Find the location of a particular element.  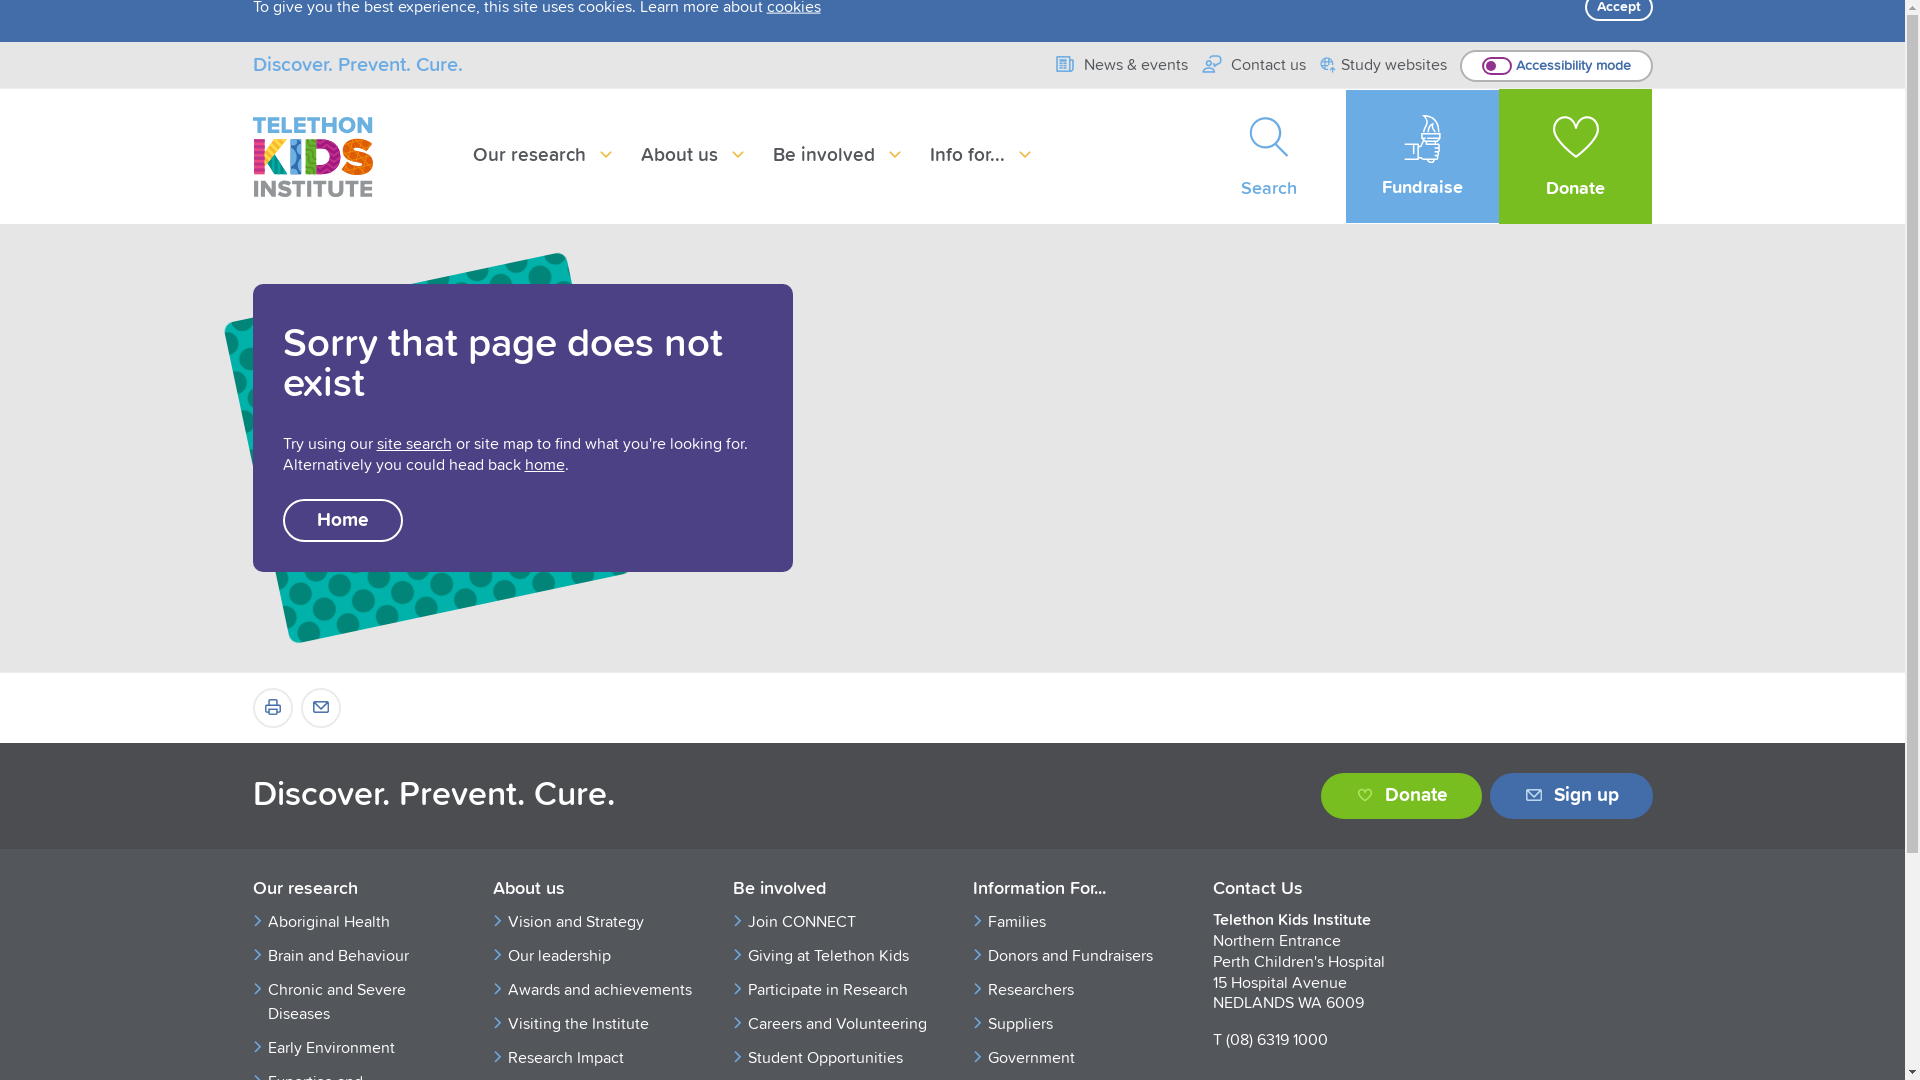

'Suppliers' is located at coordinates (1079, 1023).